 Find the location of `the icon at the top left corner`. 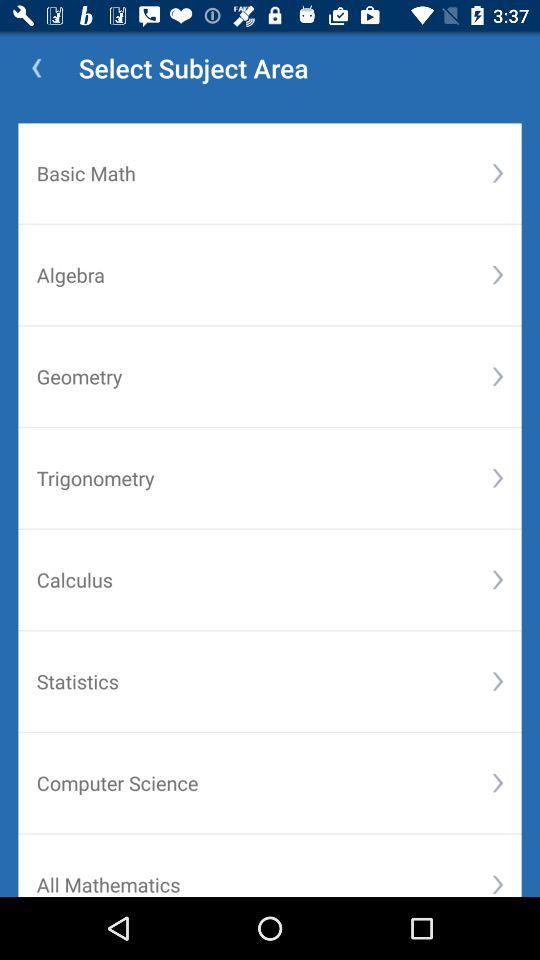

the icon at the top left corner is located at coordinates (36, 68).